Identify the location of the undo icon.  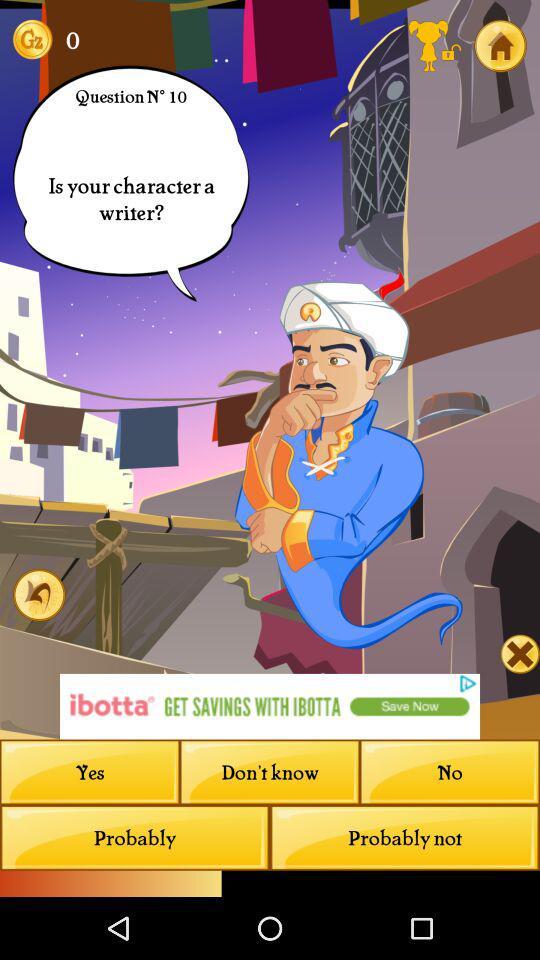
(39, 635).